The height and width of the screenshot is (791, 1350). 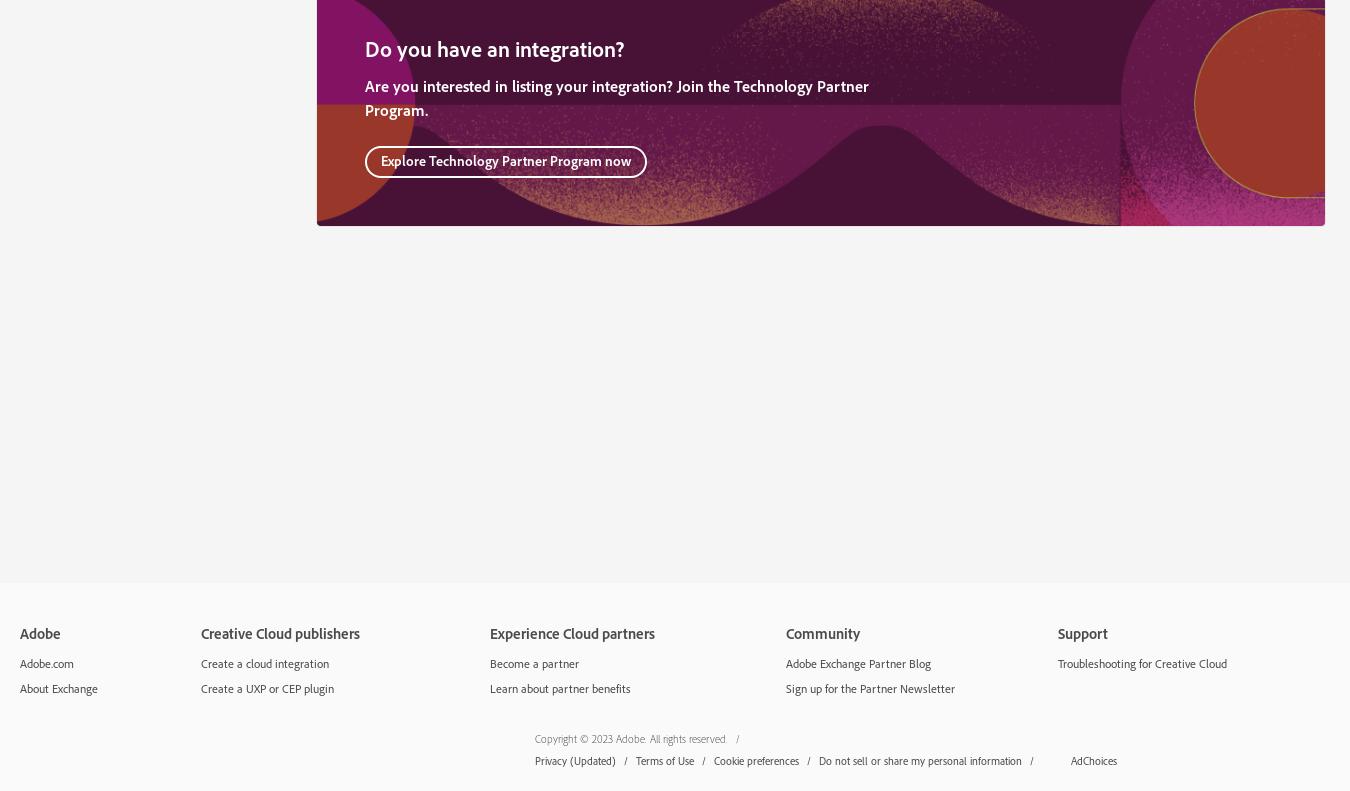 I want to click on 'Privacy (Updated)', so click(x=575, y=761).